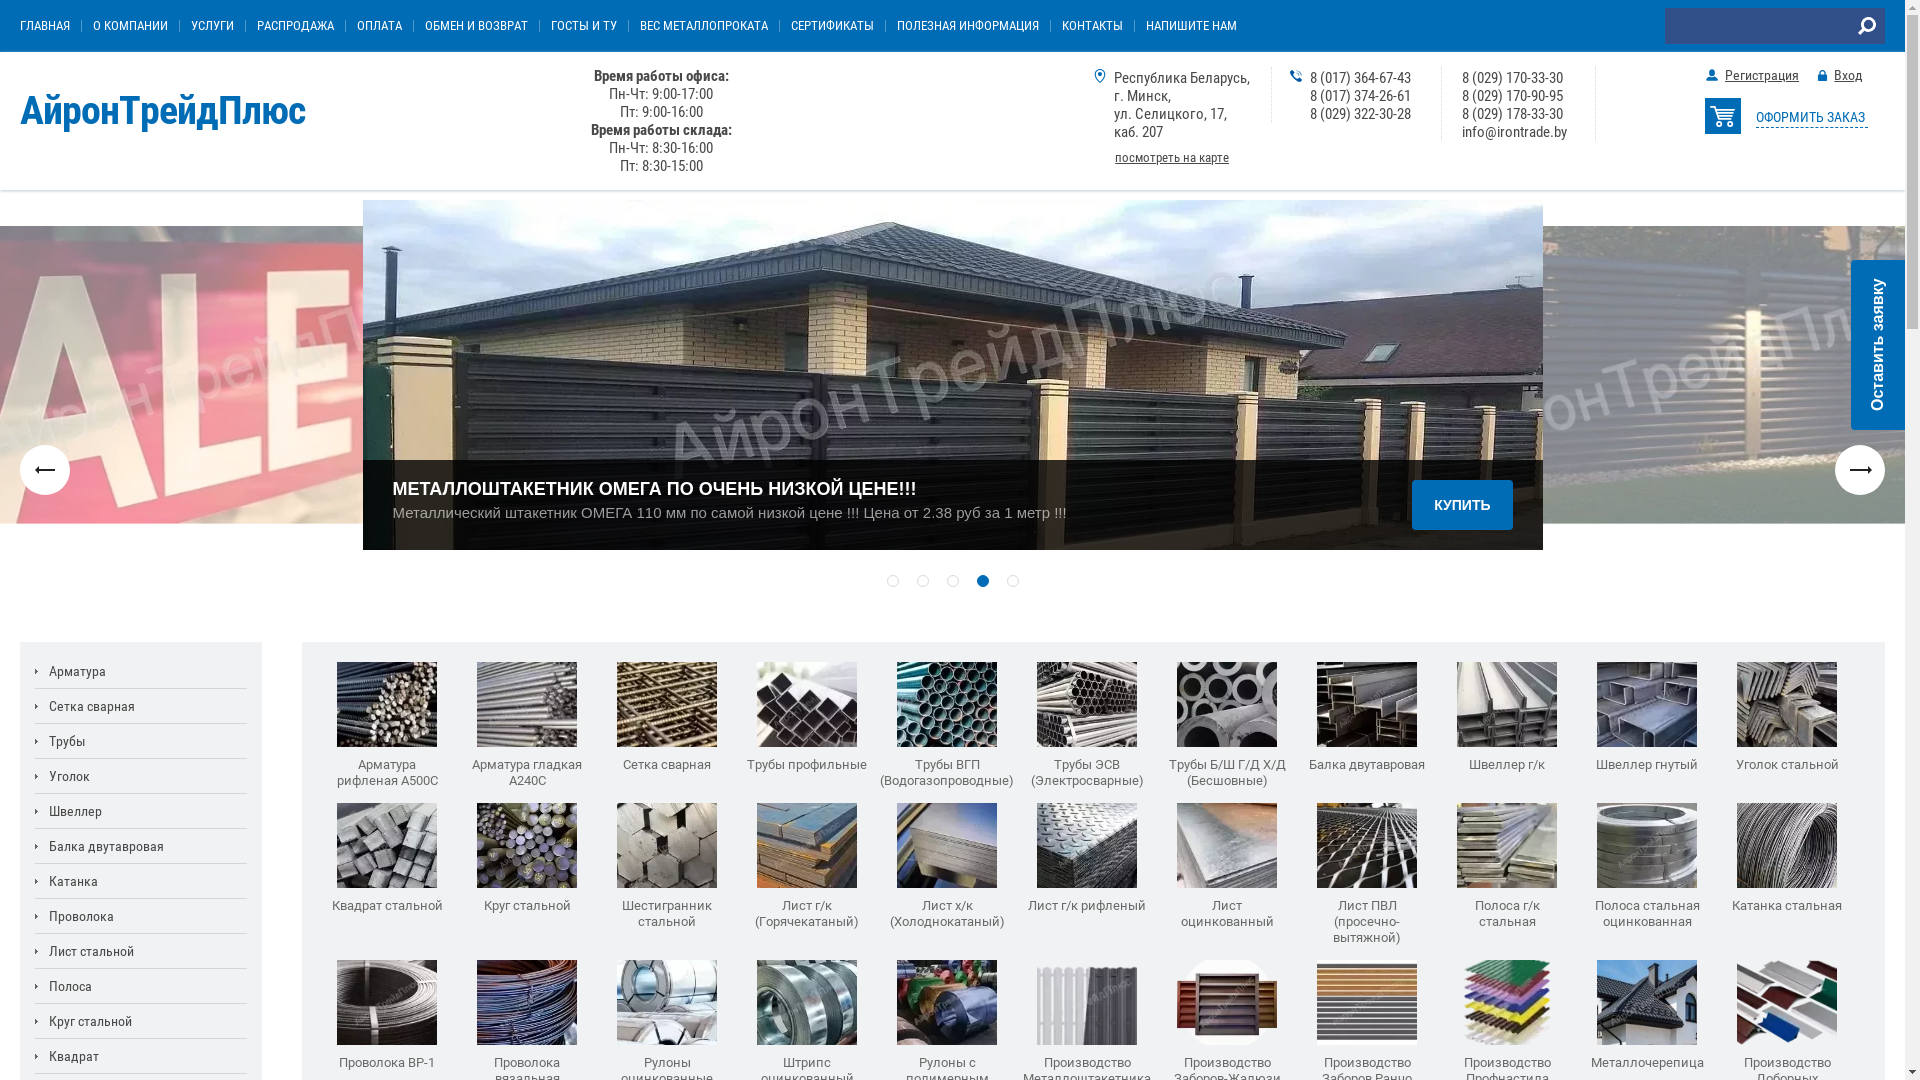 Image resolution: width=1920 pixels, height=1080 pixels. Describe the element at coordinates (1462, 96) in the screenshot. I see `'8 (029) 170-90-95'` at that location.